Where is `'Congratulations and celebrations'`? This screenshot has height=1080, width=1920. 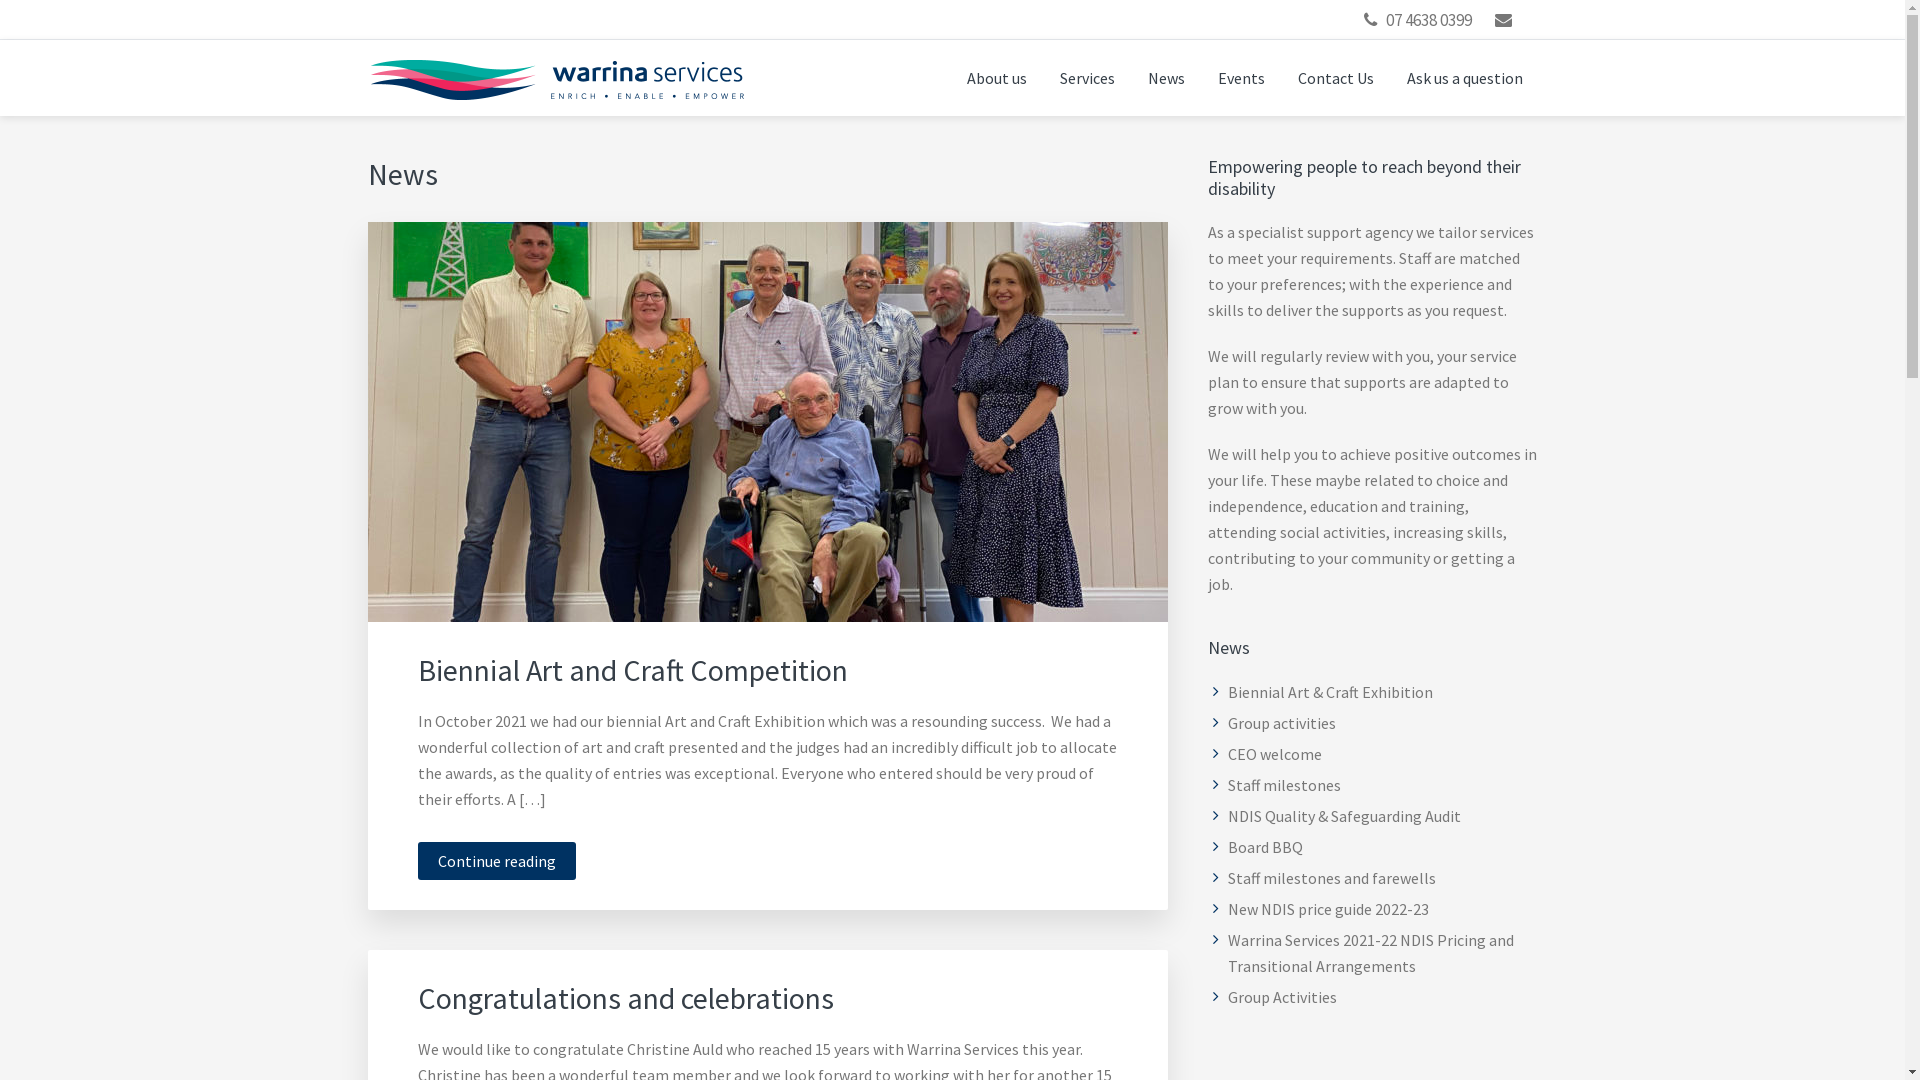 'Congratulations and celebrations' is located at coordinates (624, 998).